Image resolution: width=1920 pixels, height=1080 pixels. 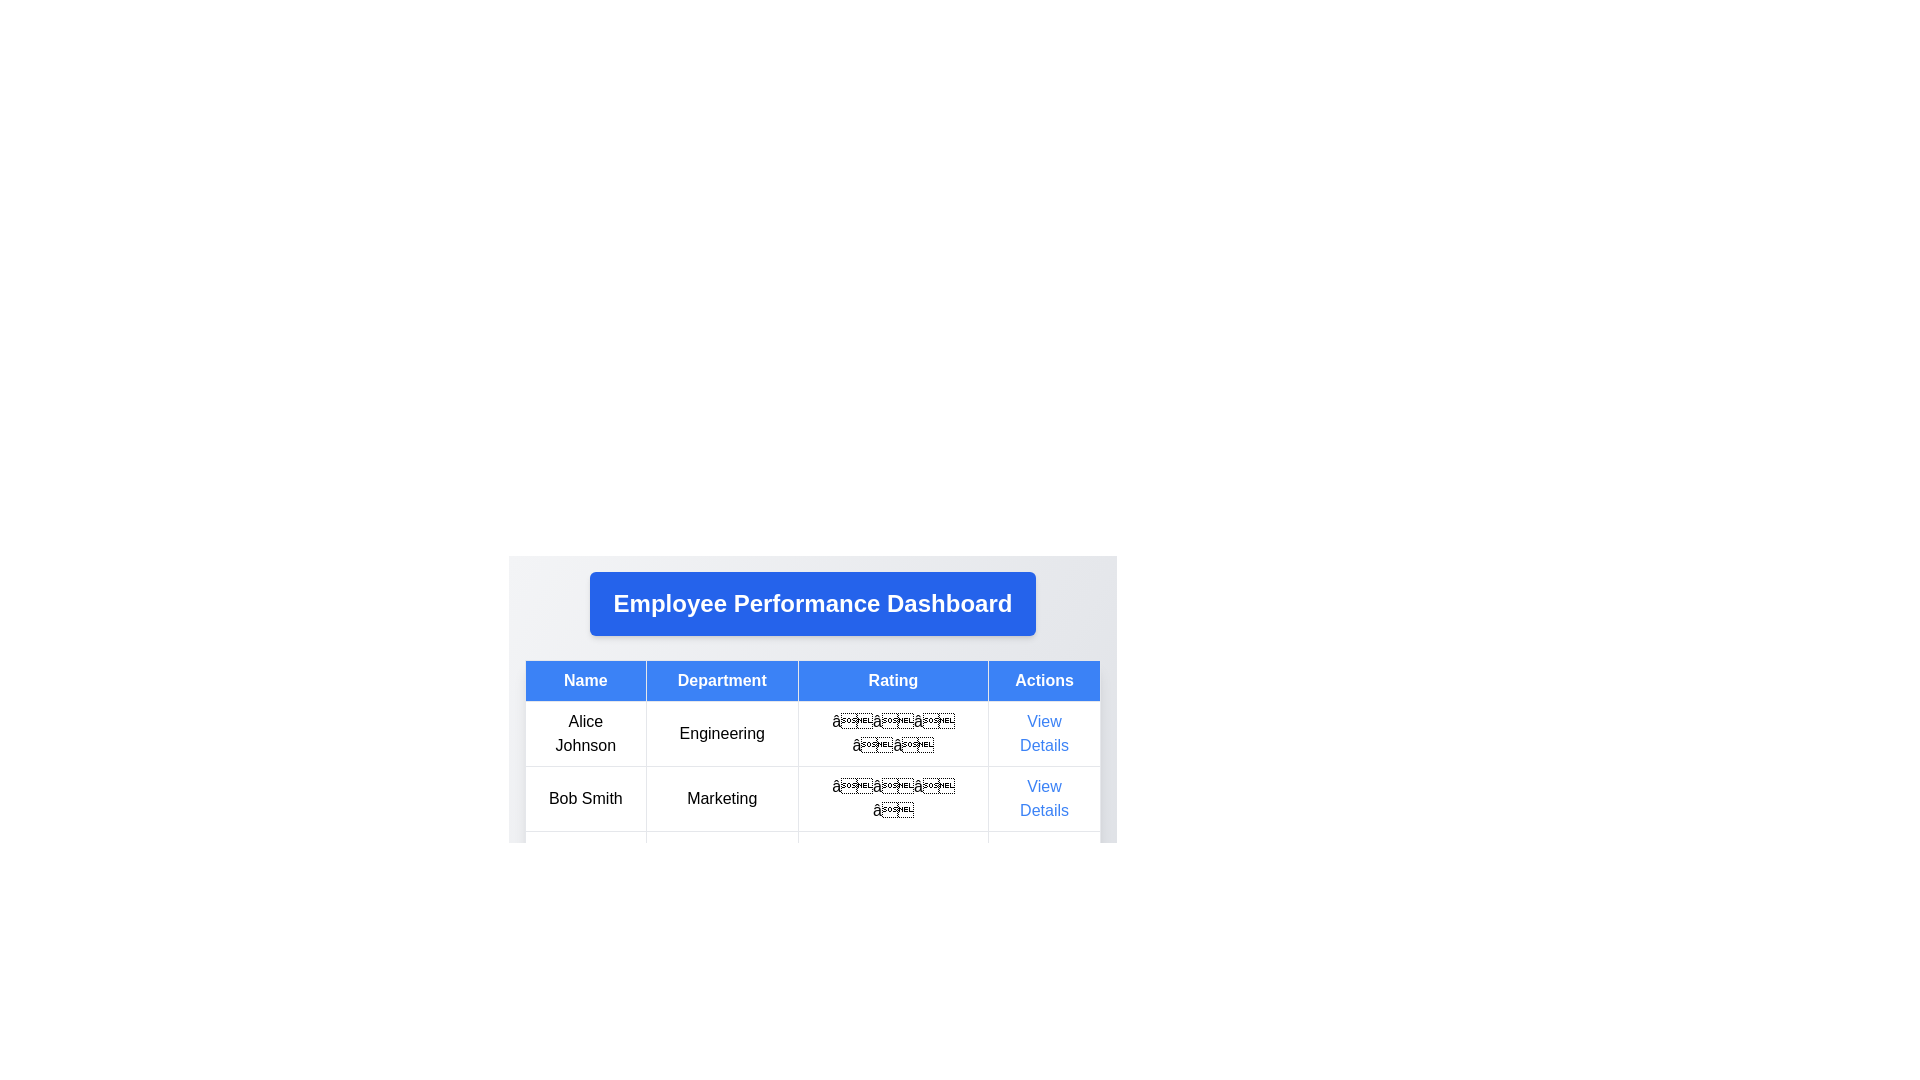 I want to click on the text label 'Bob Smith' located in the first column of the second row of the table, which is styled in bold black font and is part of the 'Name' column, so click(x=584, y=797).